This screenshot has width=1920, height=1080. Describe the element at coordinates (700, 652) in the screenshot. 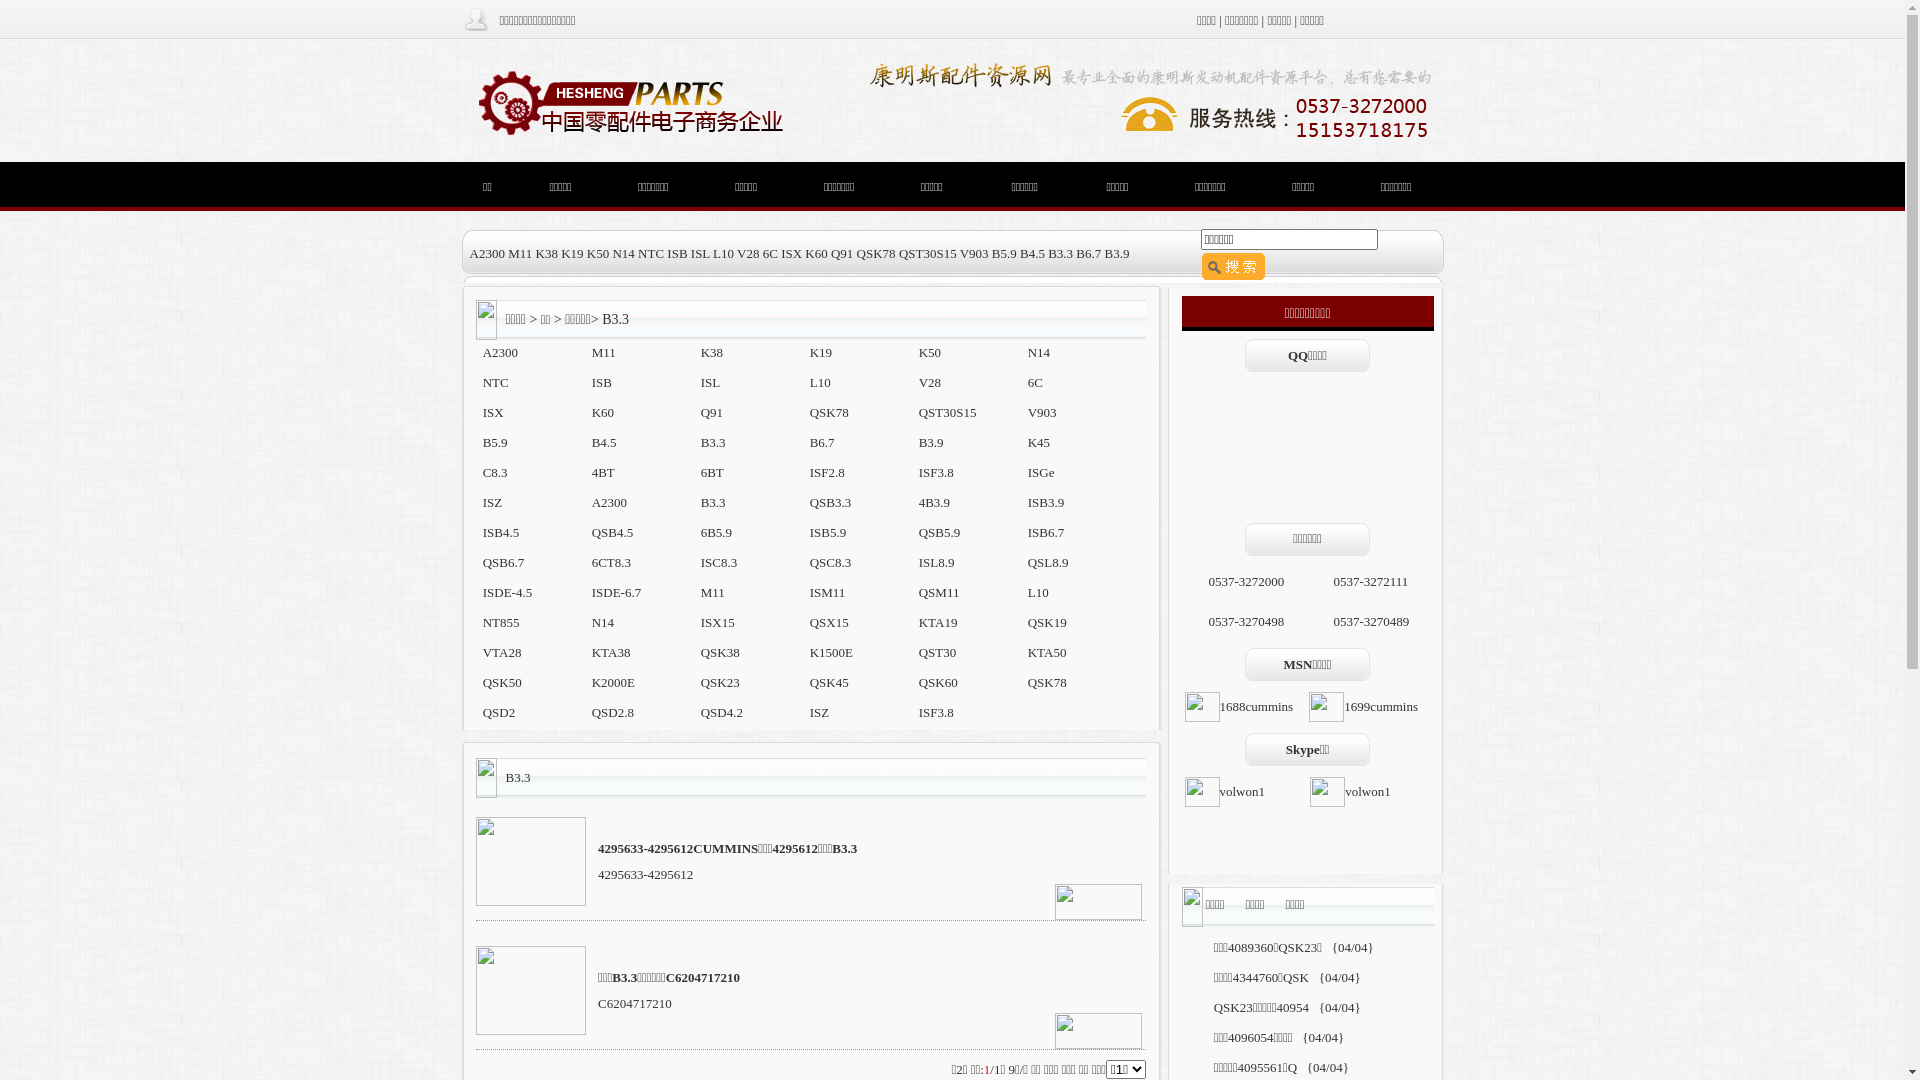

I see `'QSK38'` at that location.